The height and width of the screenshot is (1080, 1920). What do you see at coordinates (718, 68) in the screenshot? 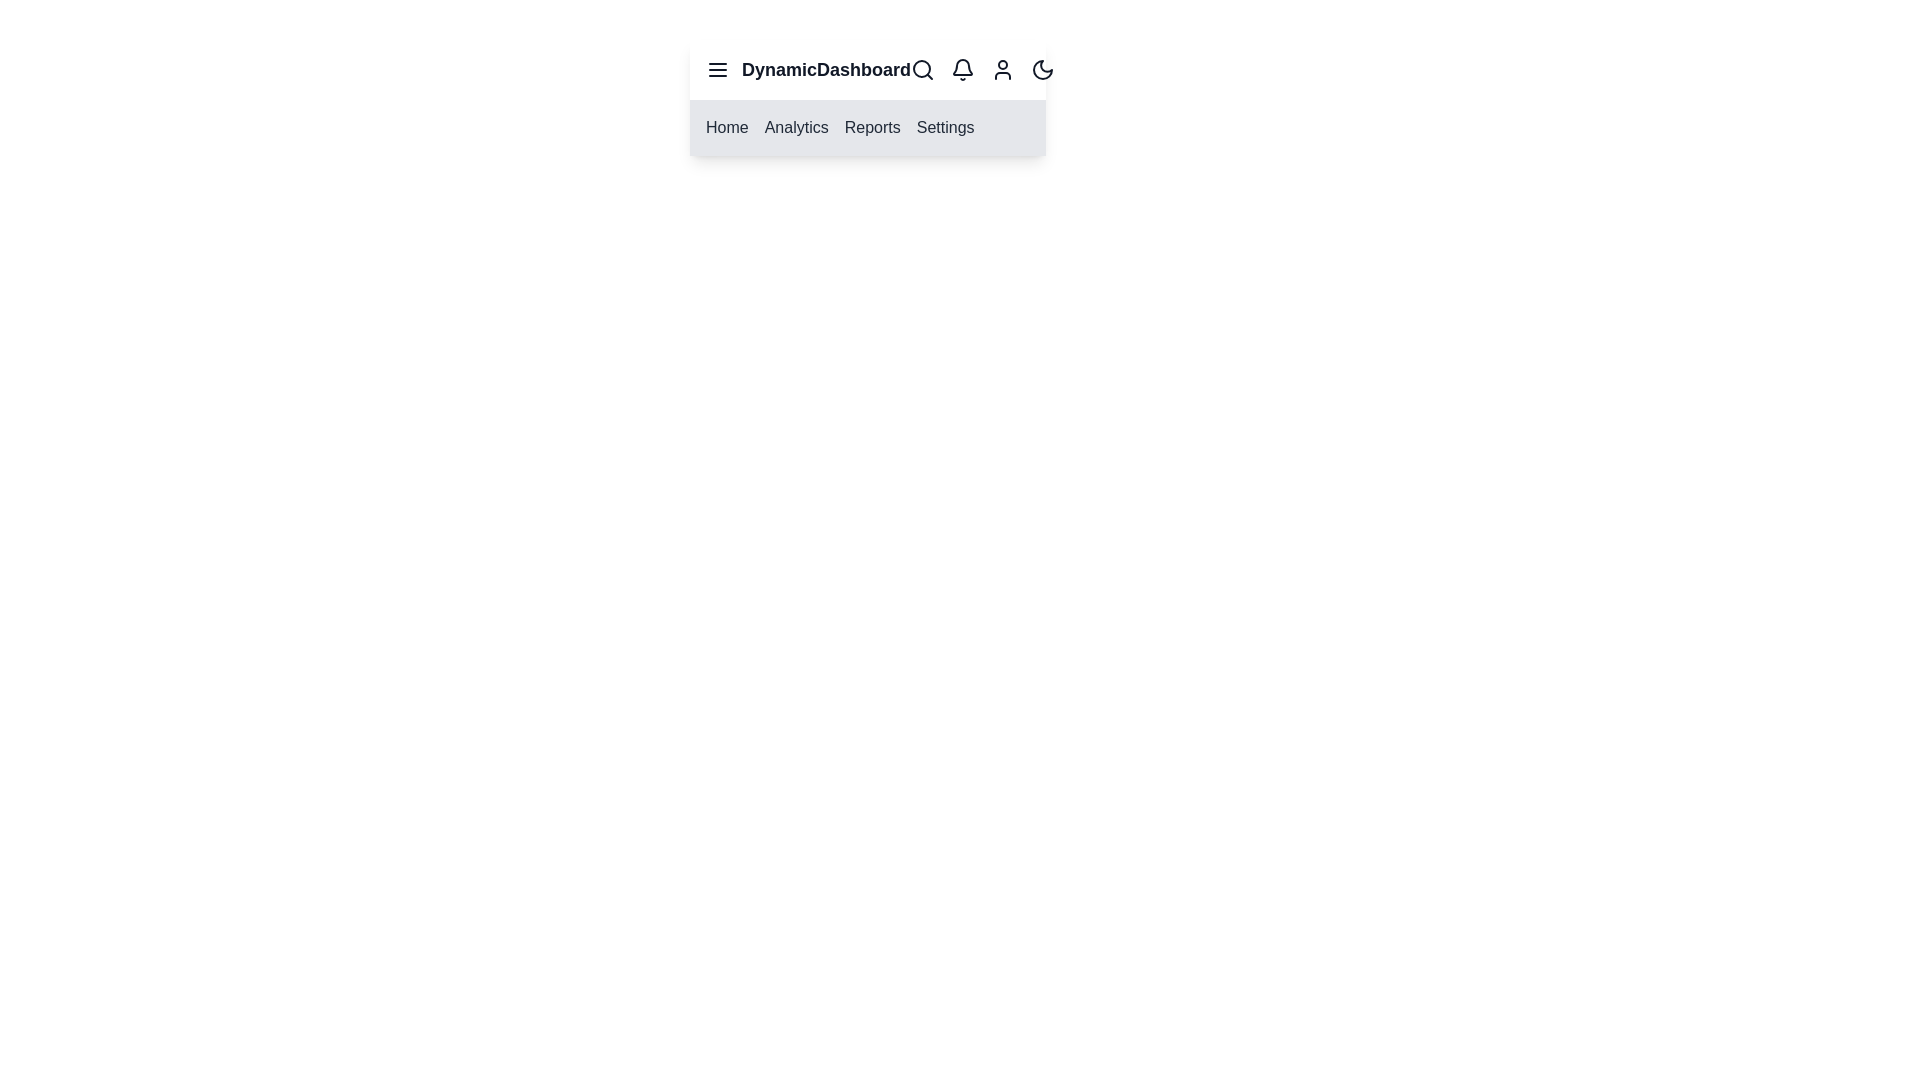
I see `the menu button to toggle the side menu visibility` at bounding box center [718, 68].